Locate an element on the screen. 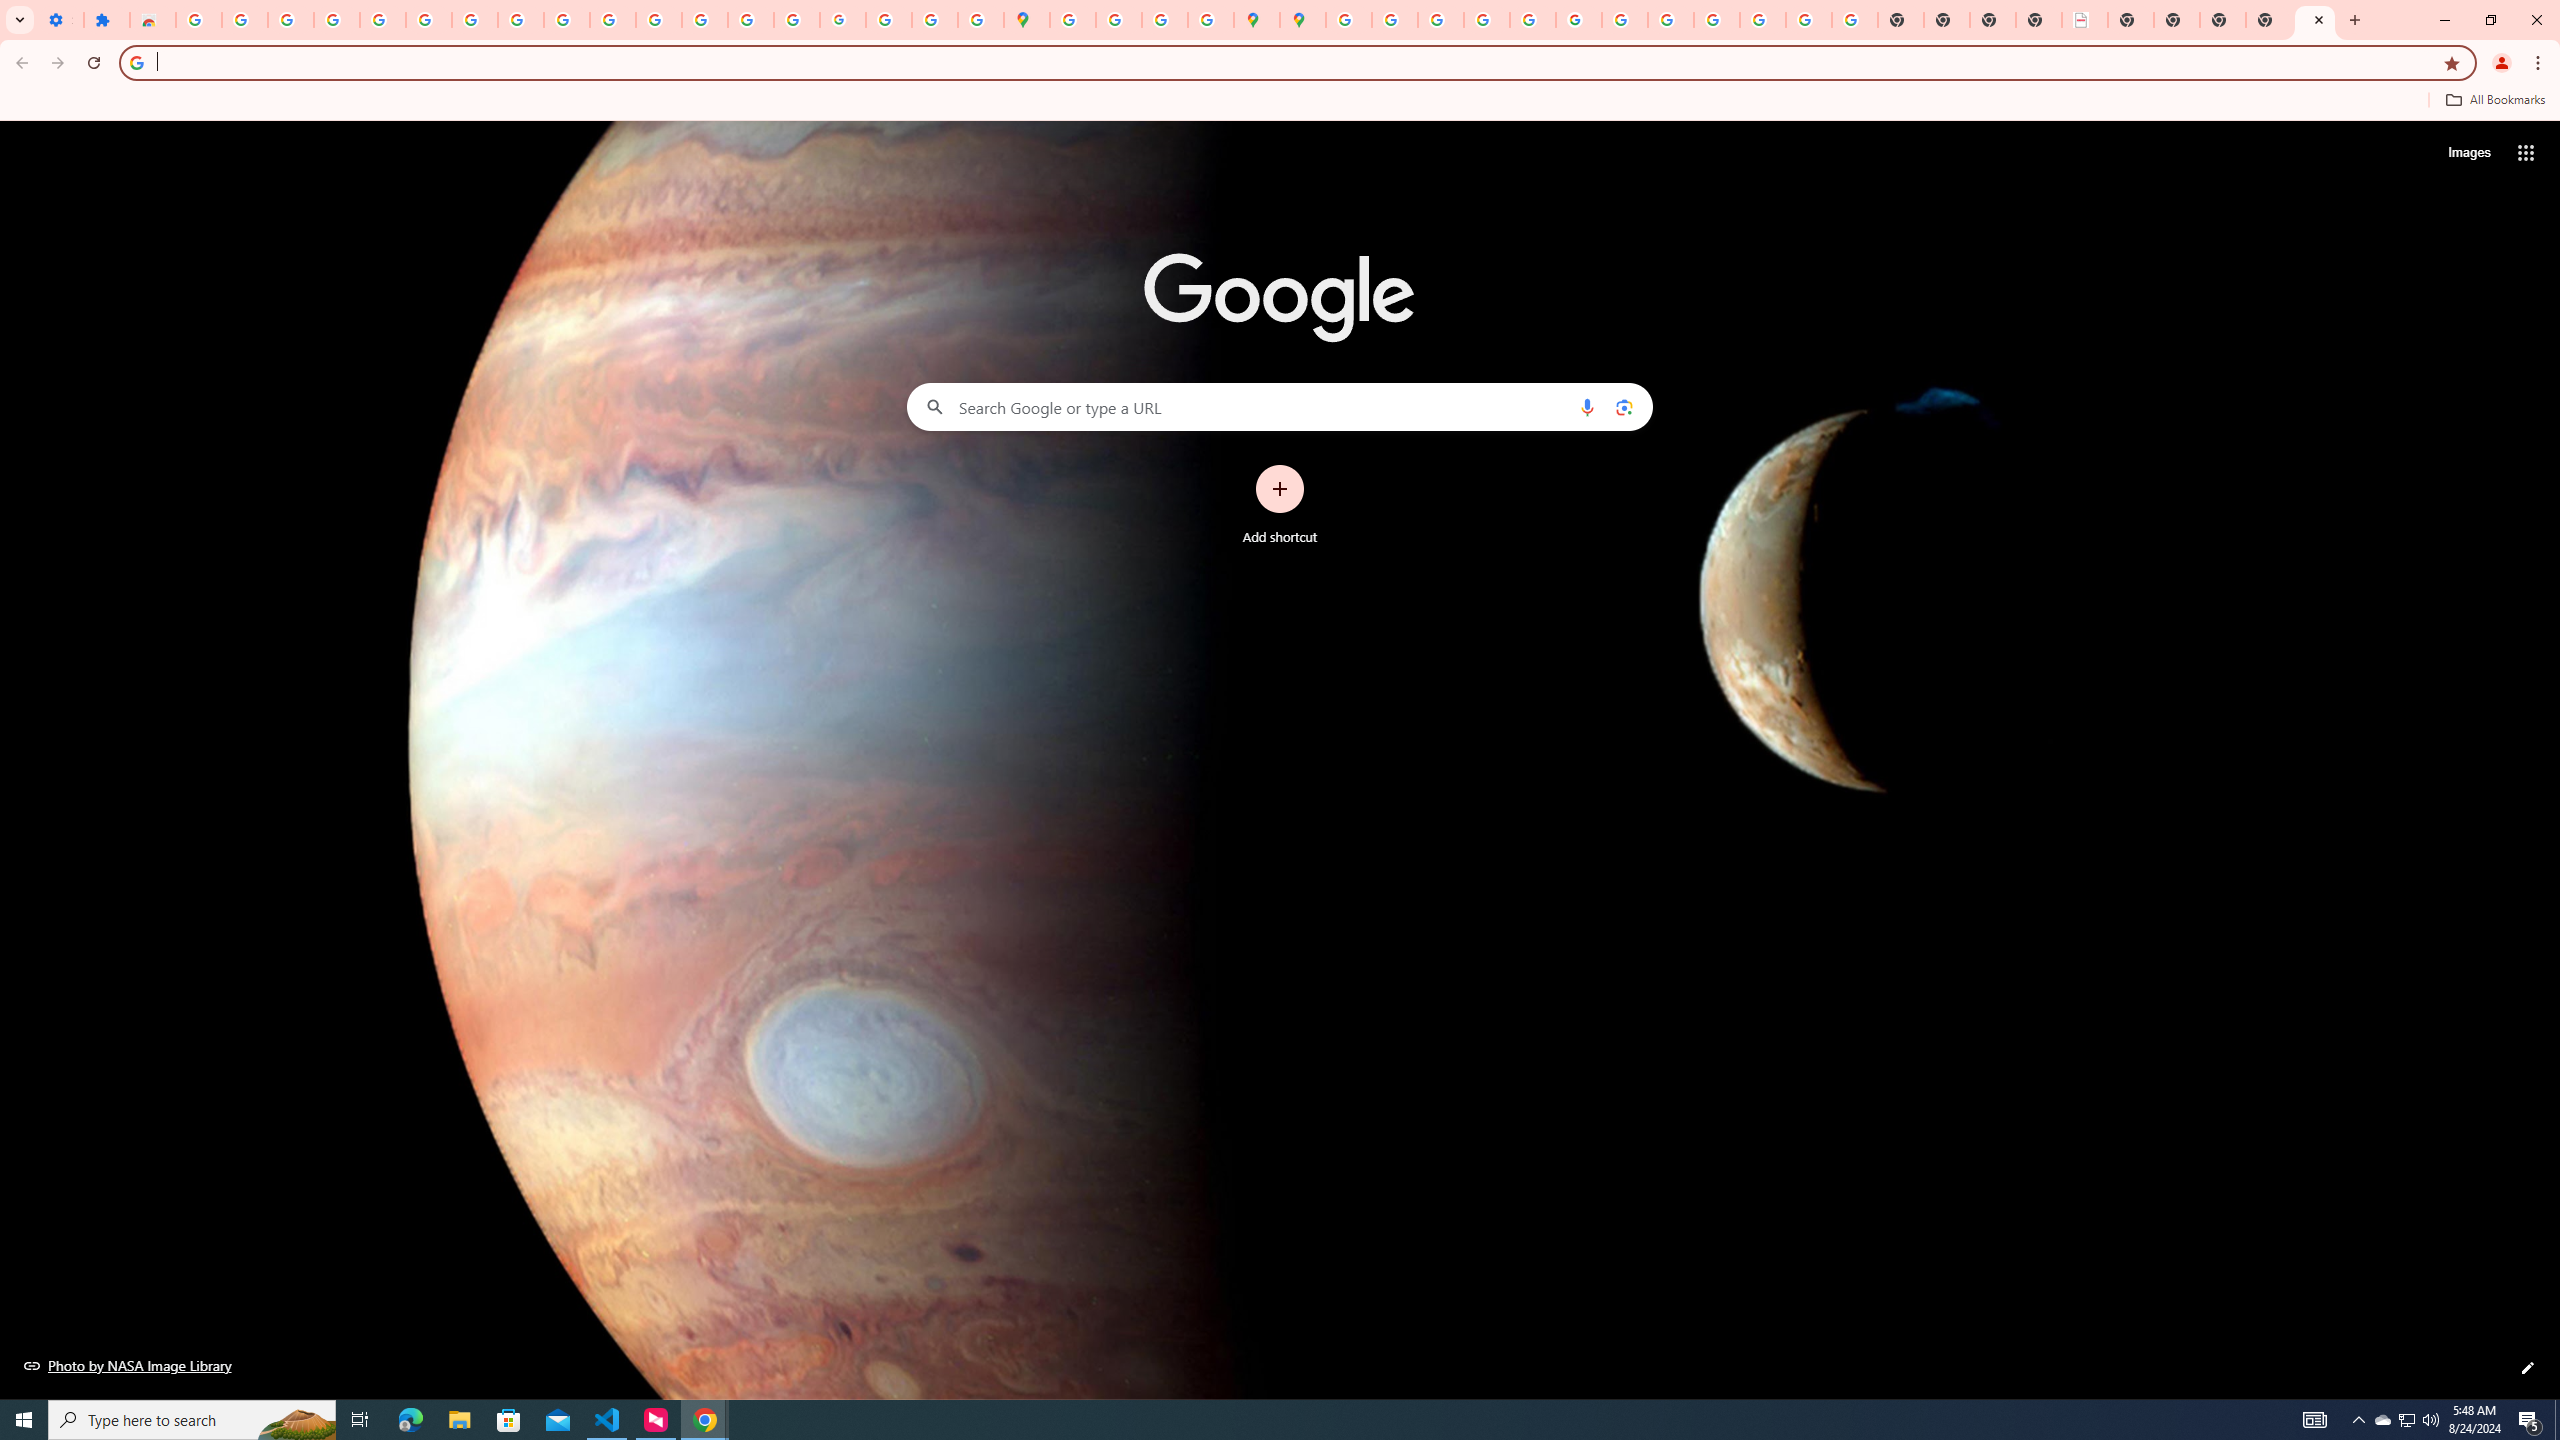  'Google Maps' is located at coordinates (1027, 19).